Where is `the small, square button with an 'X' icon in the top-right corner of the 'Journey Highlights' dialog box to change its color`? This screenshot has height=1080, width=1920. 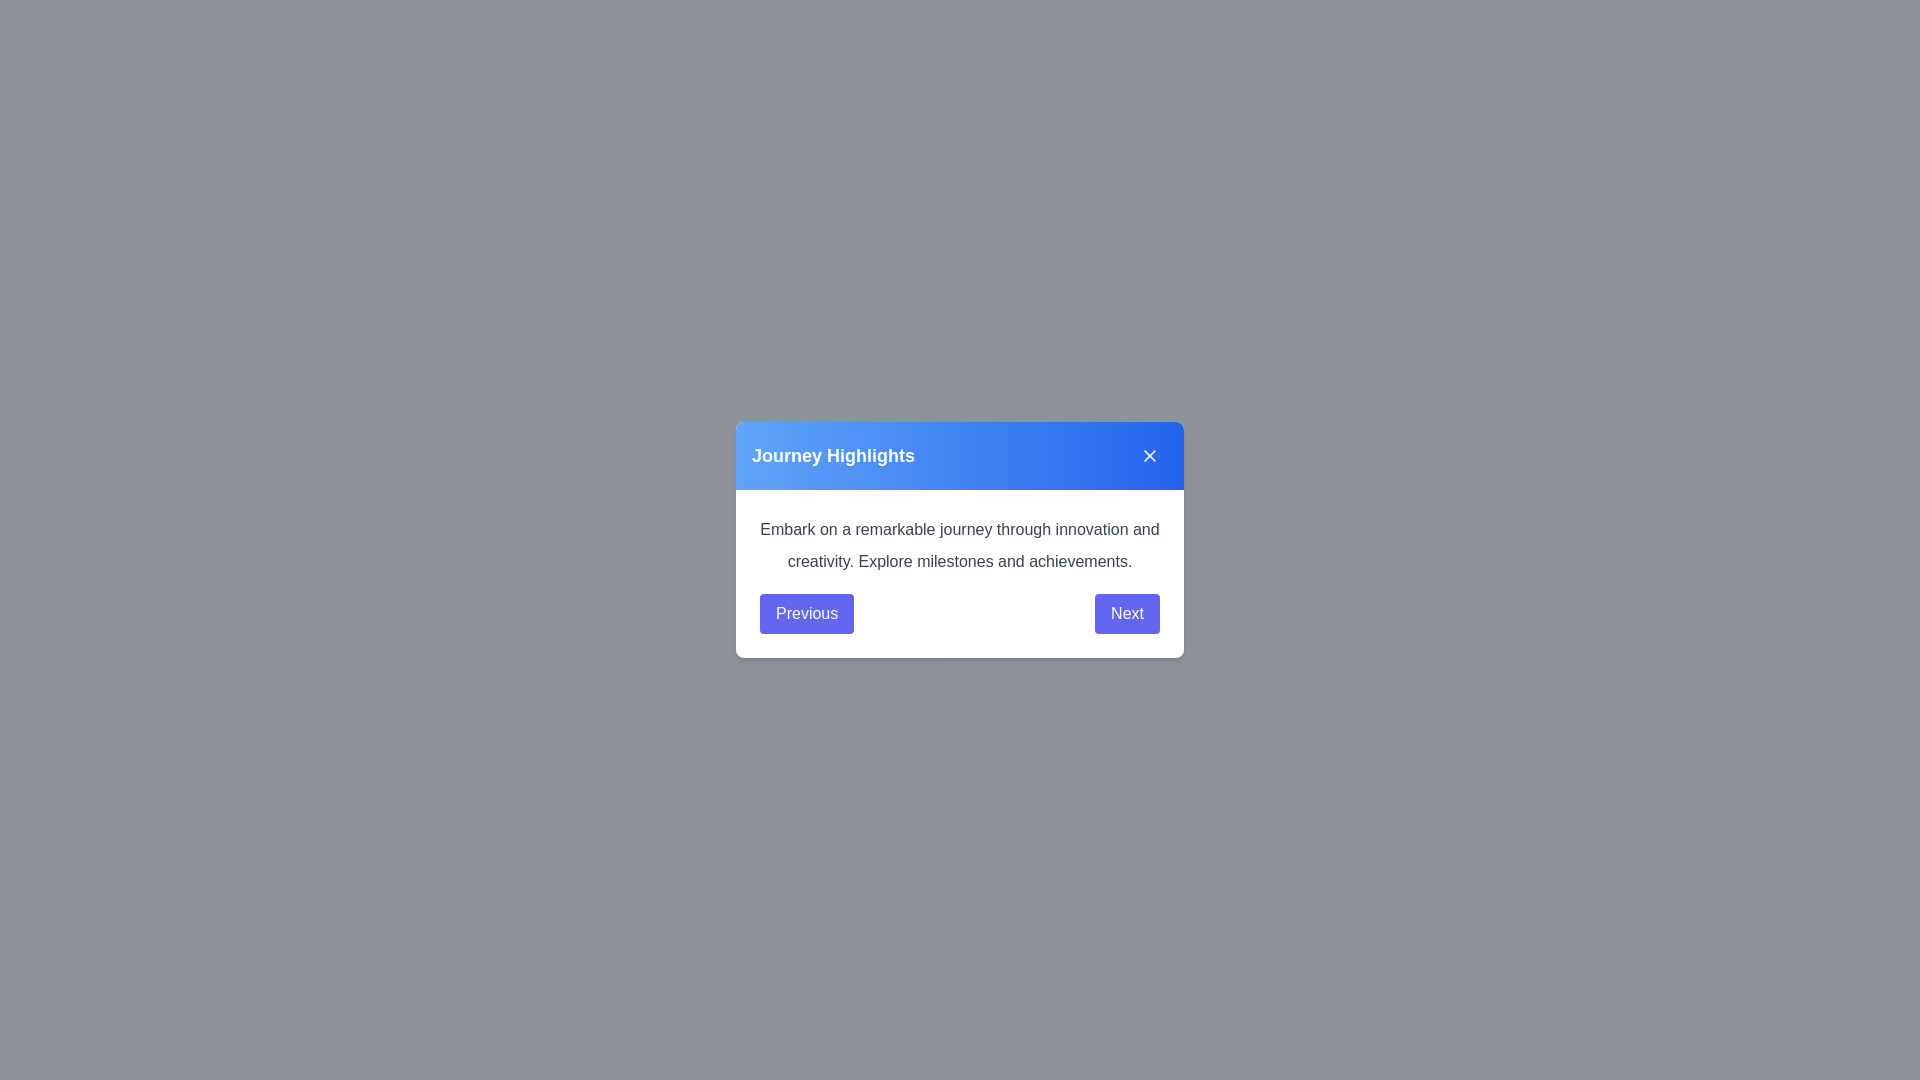 the small, square button with an 'X' icon in the top-right corner of the 'Journey Highlights' dialog box to change its color is located at coordinates (1150, 455).